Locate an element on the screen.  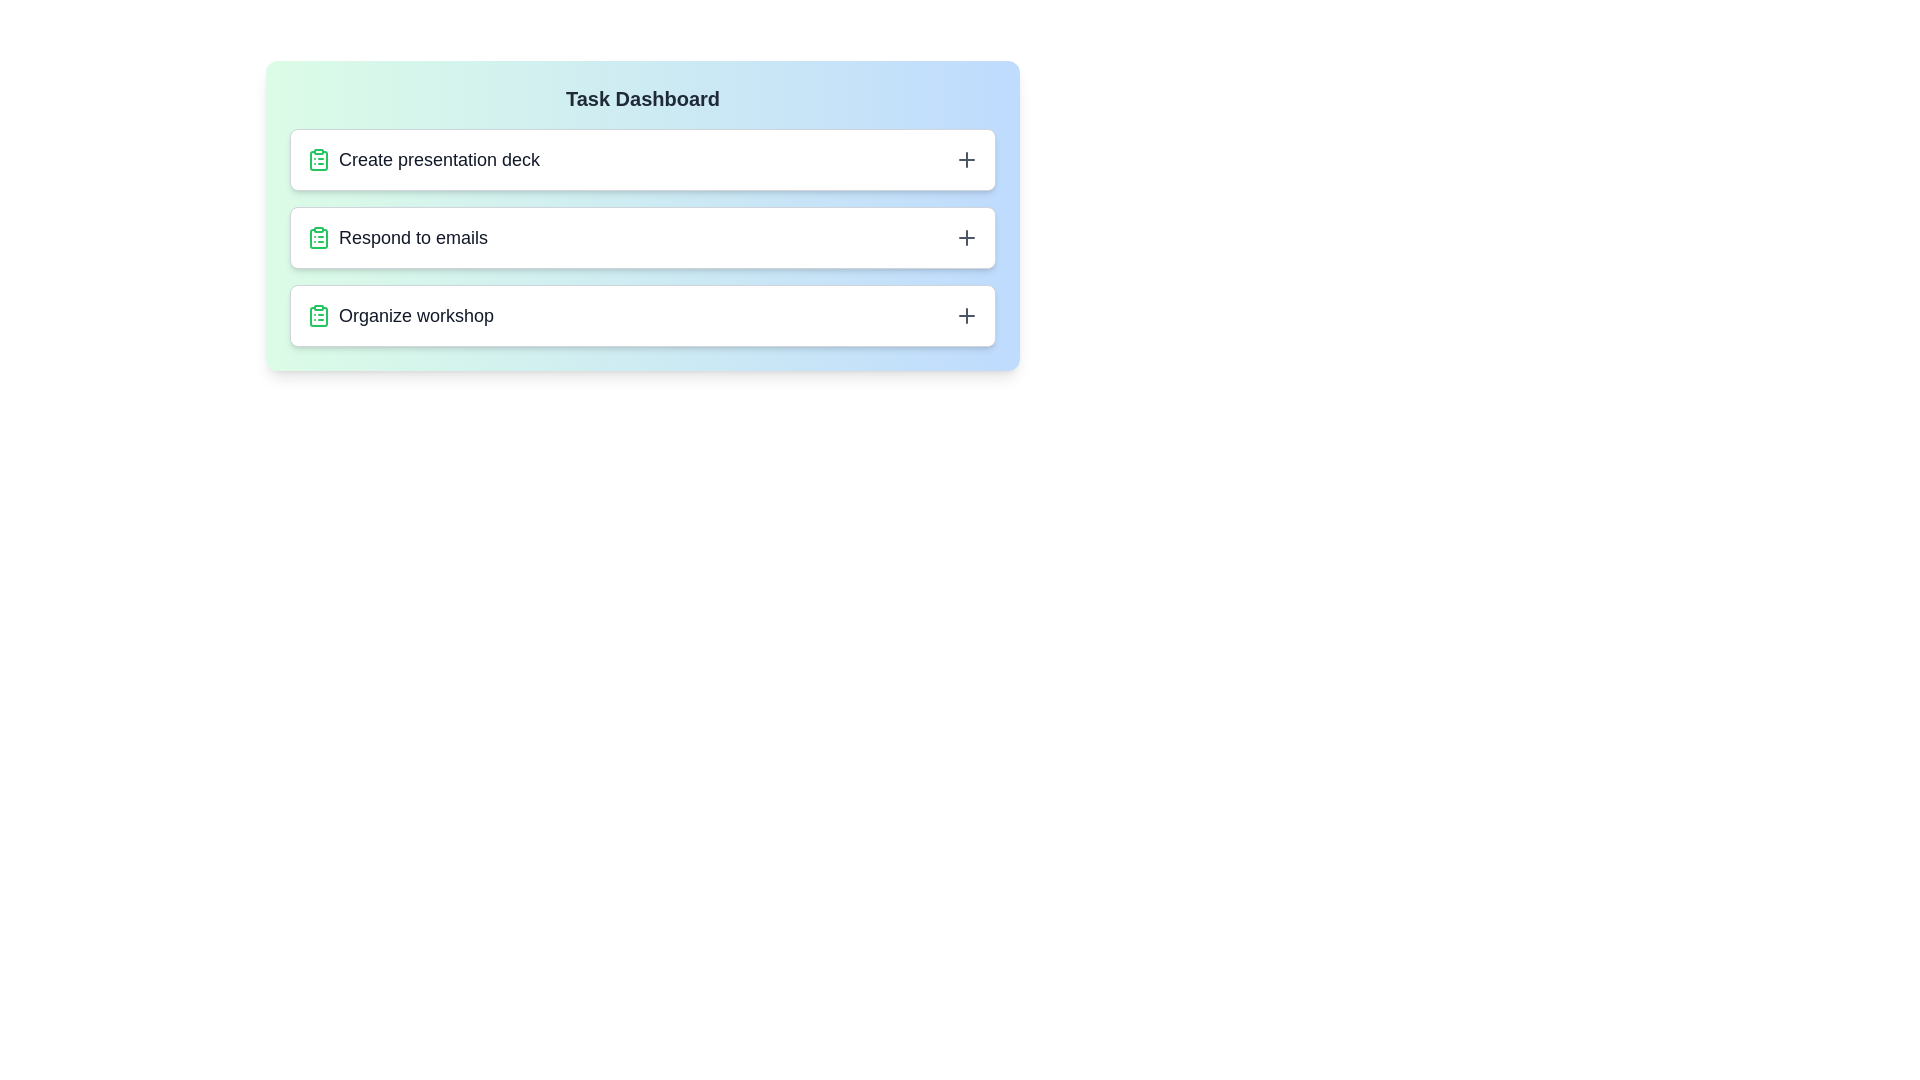
the '+' button for the task Create presentation deck is located at coordinates (966, 158).